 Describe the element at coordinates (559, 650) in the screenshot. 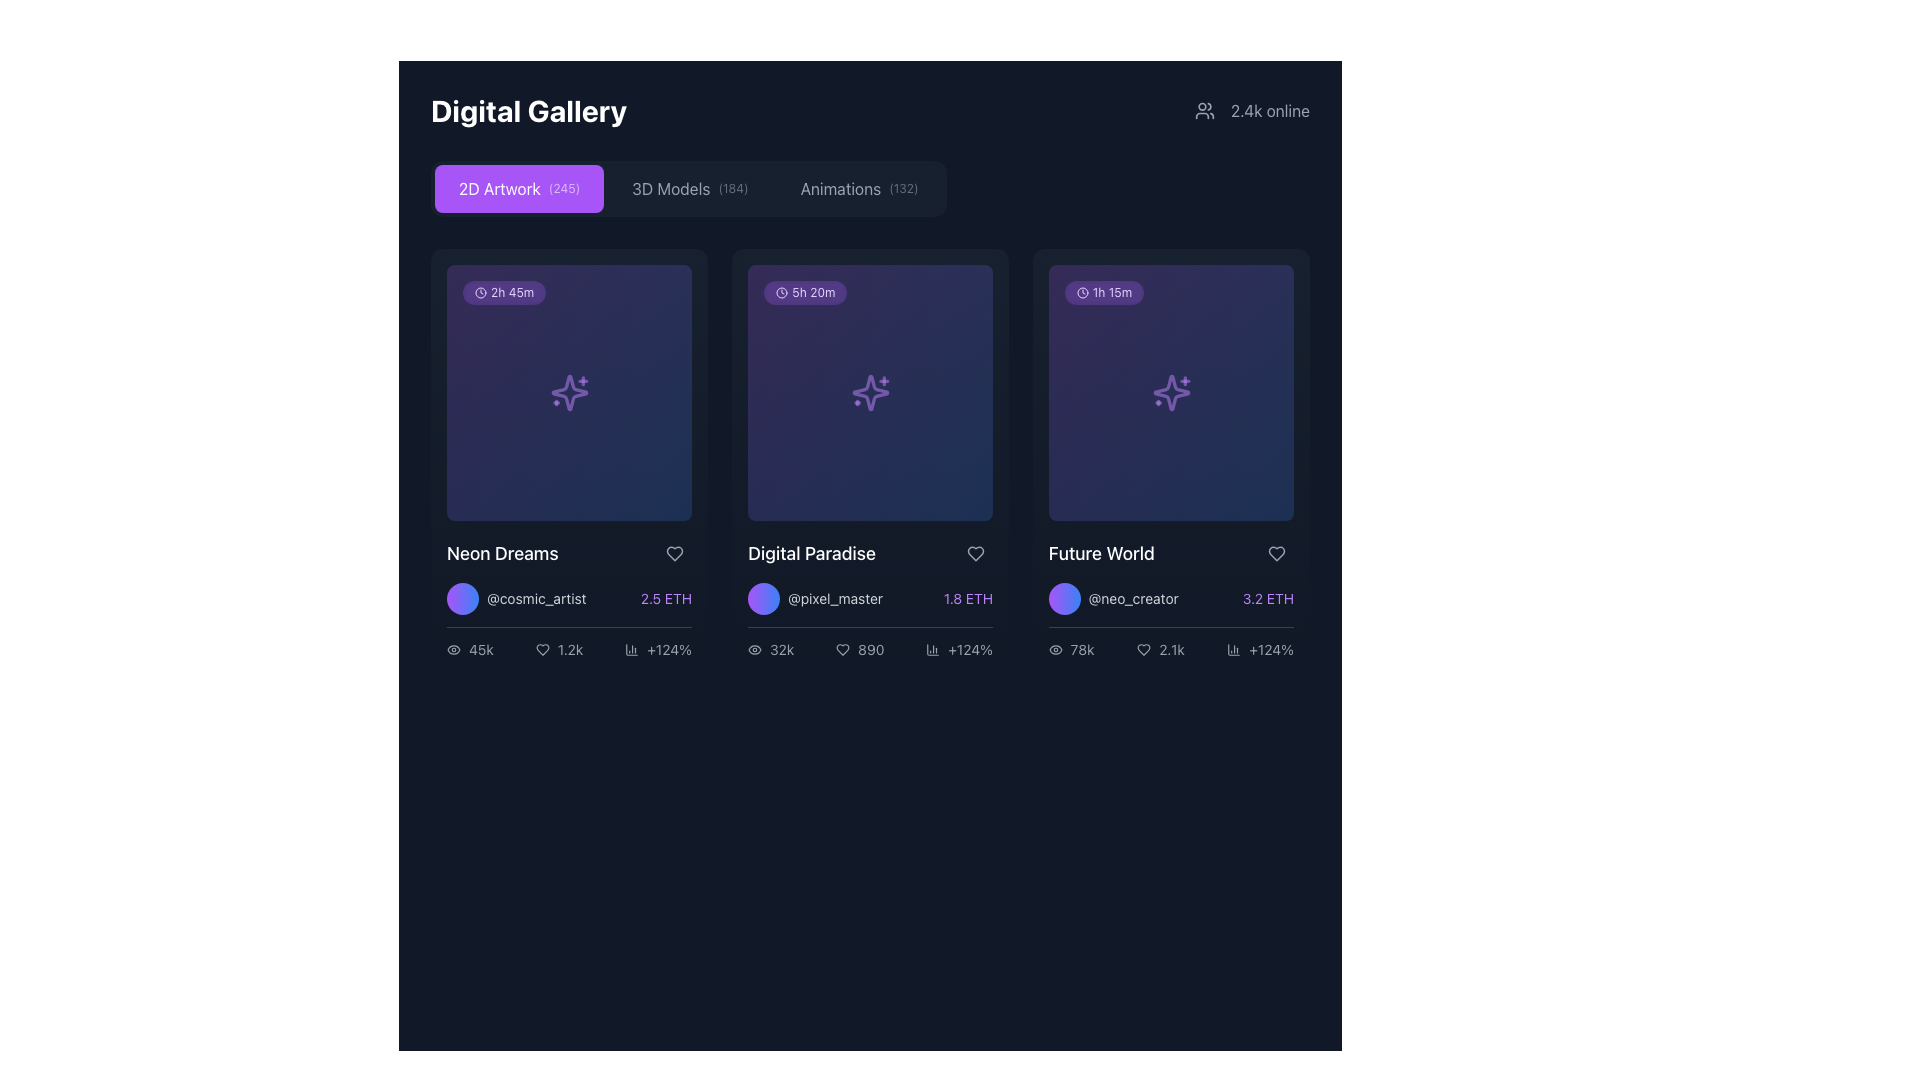

I see `the heart icon displaying the number of likes or favorites in the statistics bar under the 'Neon Dreams' section` at that location.